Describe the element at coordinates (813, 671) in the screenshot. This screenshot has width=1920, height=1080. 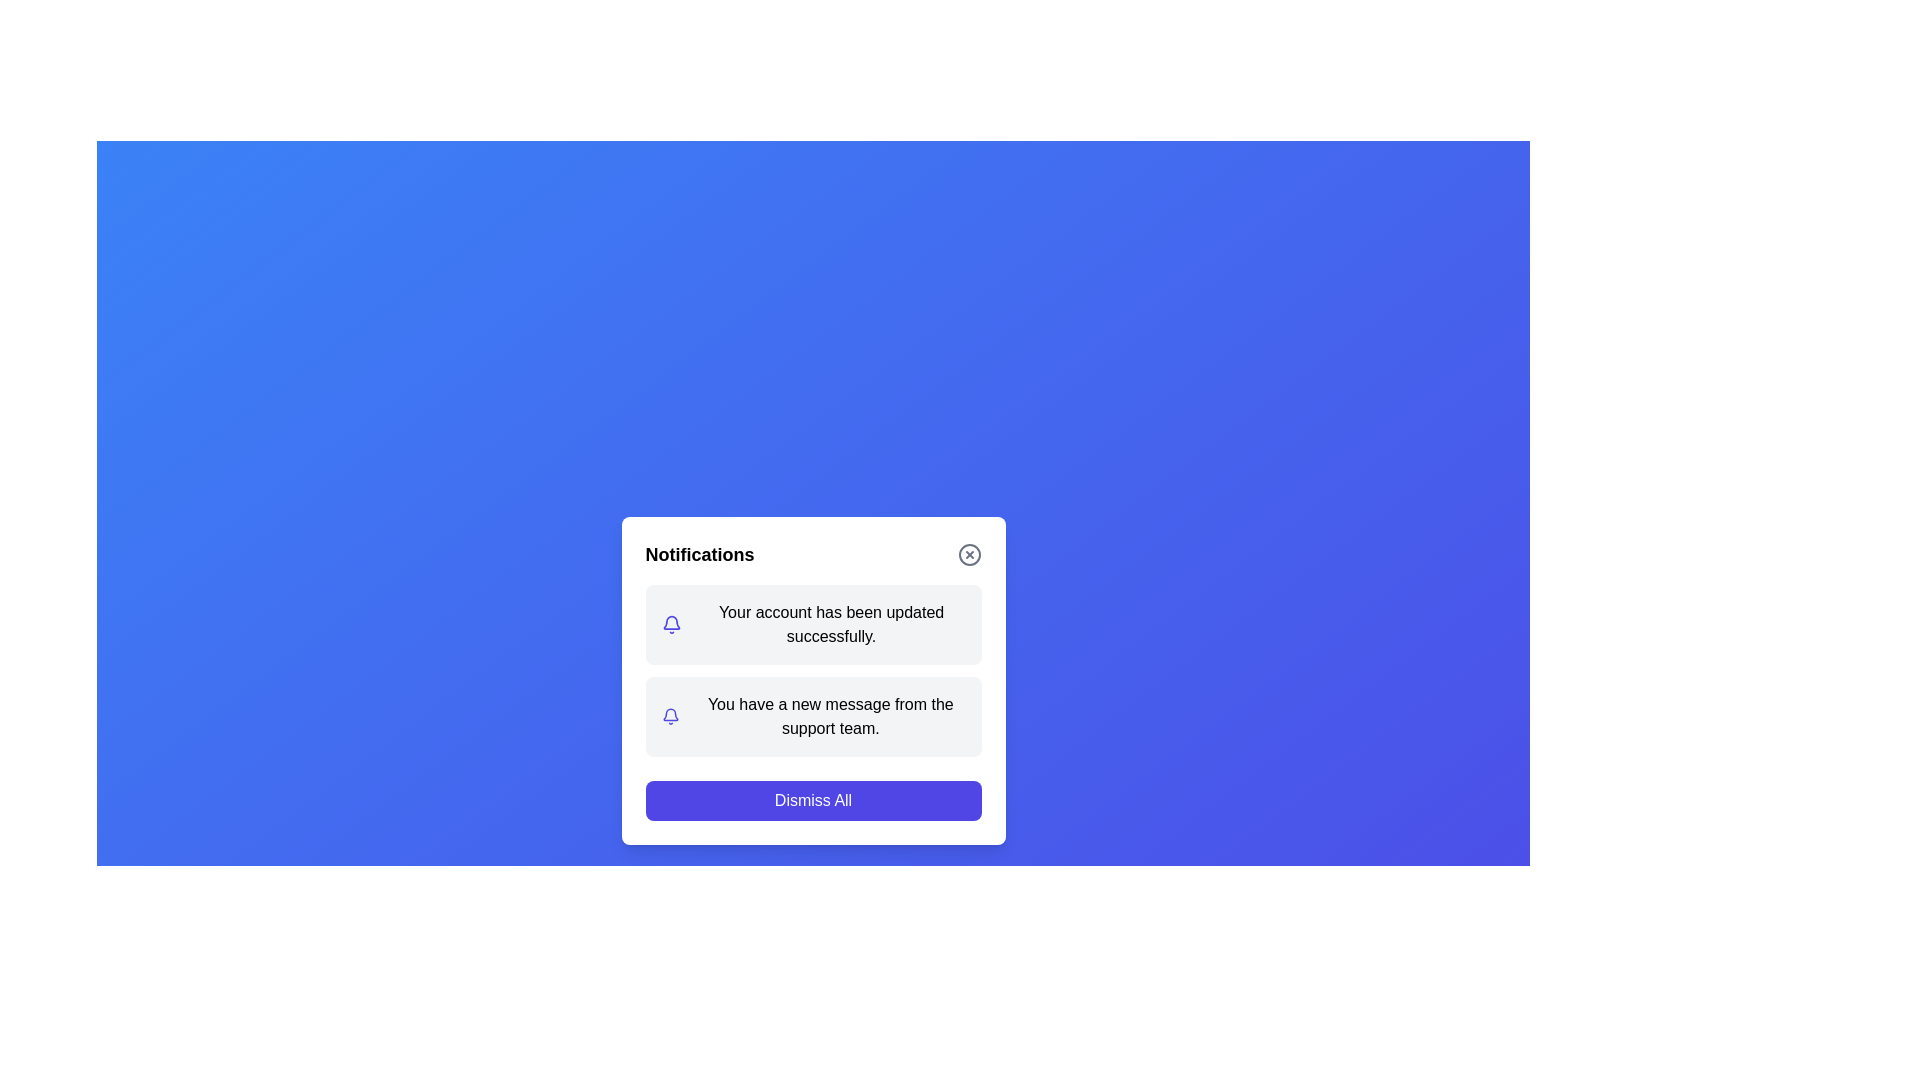
I see `the notification message located beneath the title 'Notifications' and above the 'Dismiss All' button by clicking on the text content block` at that location.